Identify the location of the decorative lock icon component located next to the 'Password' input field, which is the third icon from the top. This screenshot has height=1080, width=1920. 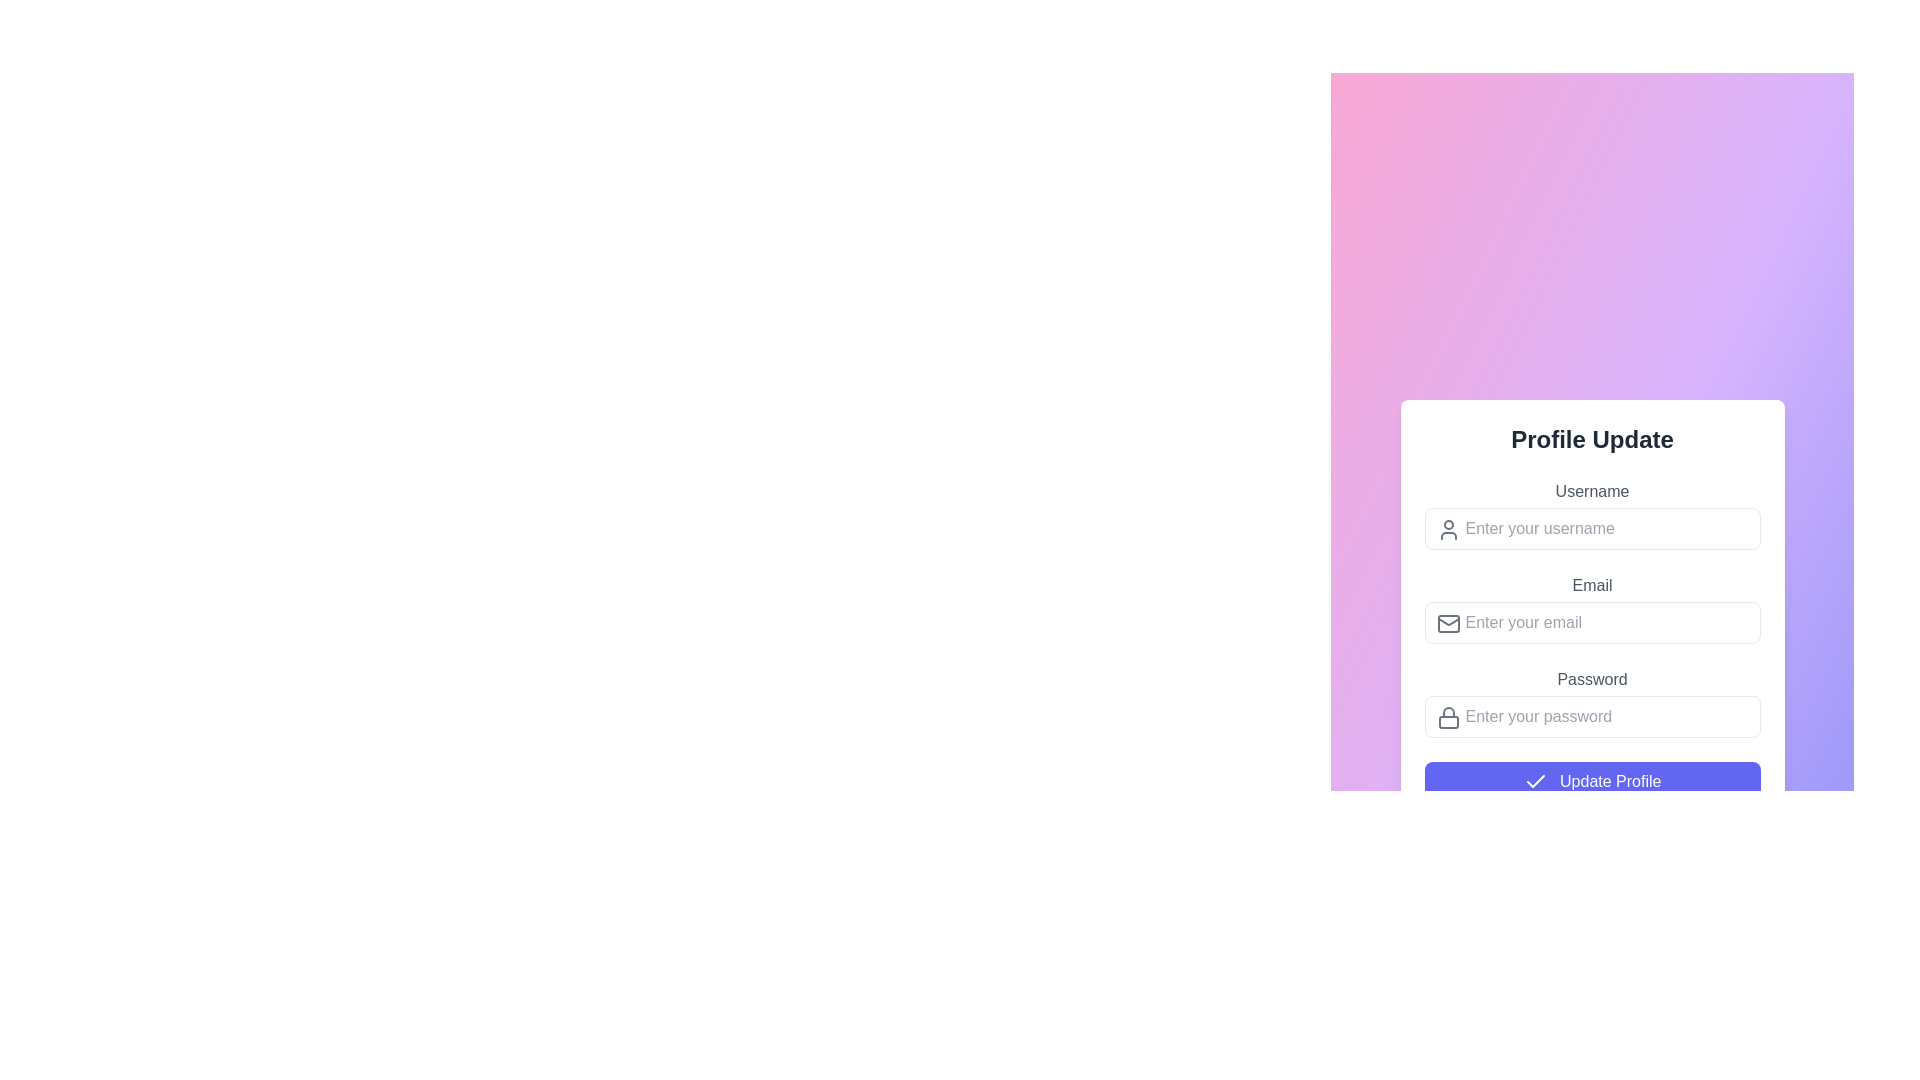
(1448, 722).